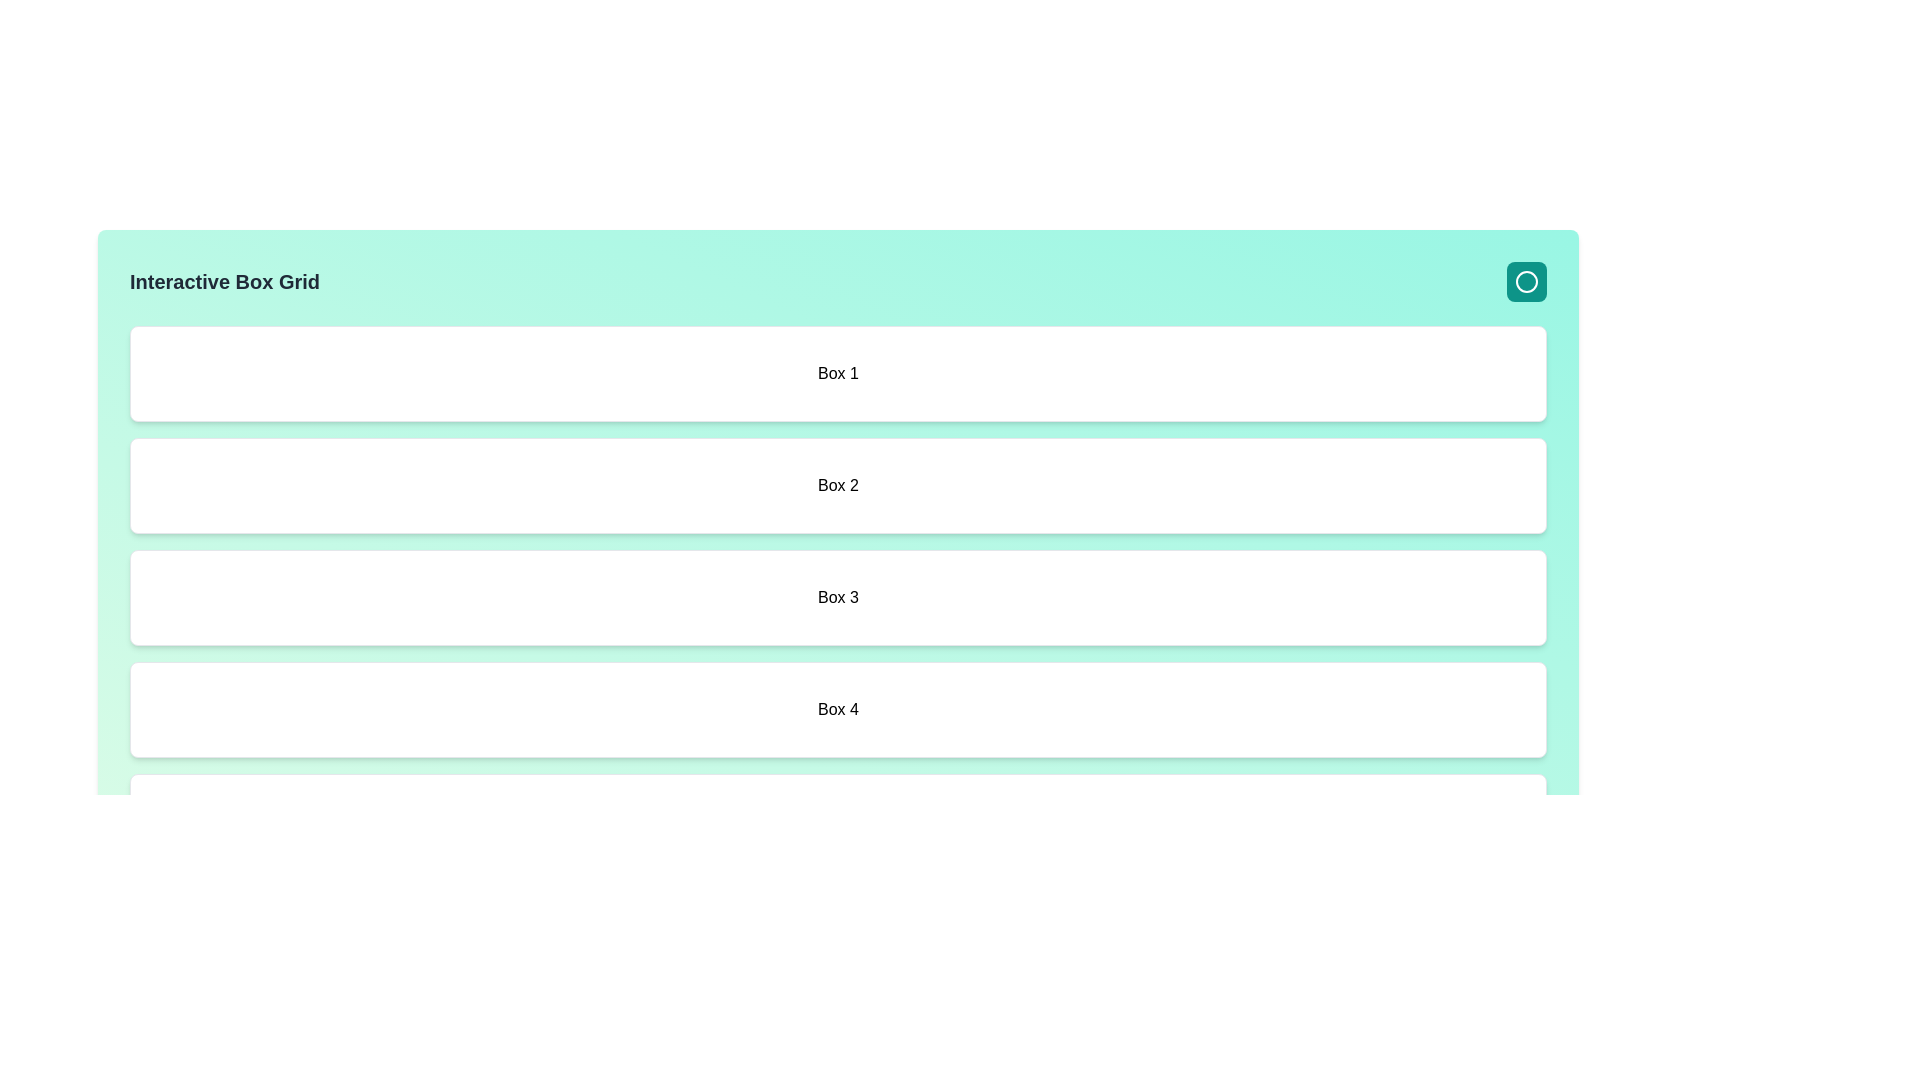 The image size is (1920, 1080). I want to click on SVG circle located in the top-right corner of the panel displaying 'Interactive Box Grid' by clicking on it, so click(1525, 281).